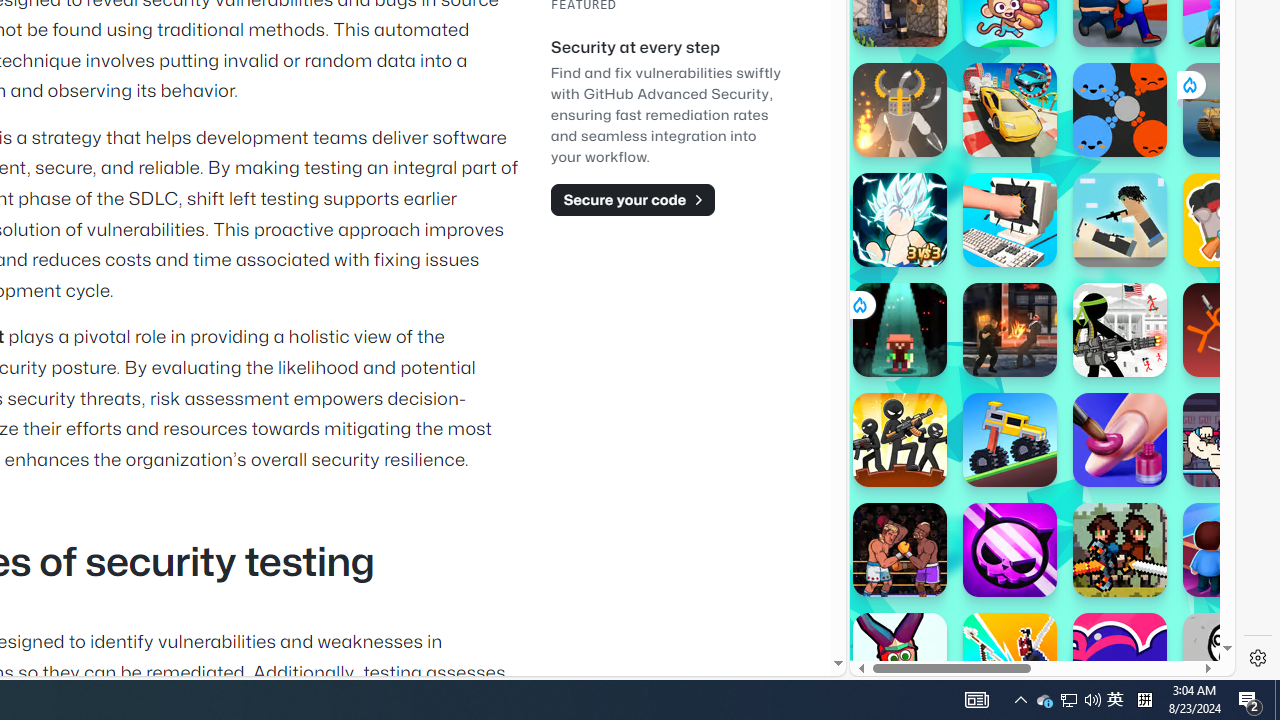  What do you see at coordinates (898, 219) in the screenshot?
I see `'Stickman Dragon Fight'` at bounding box center [898, 219].